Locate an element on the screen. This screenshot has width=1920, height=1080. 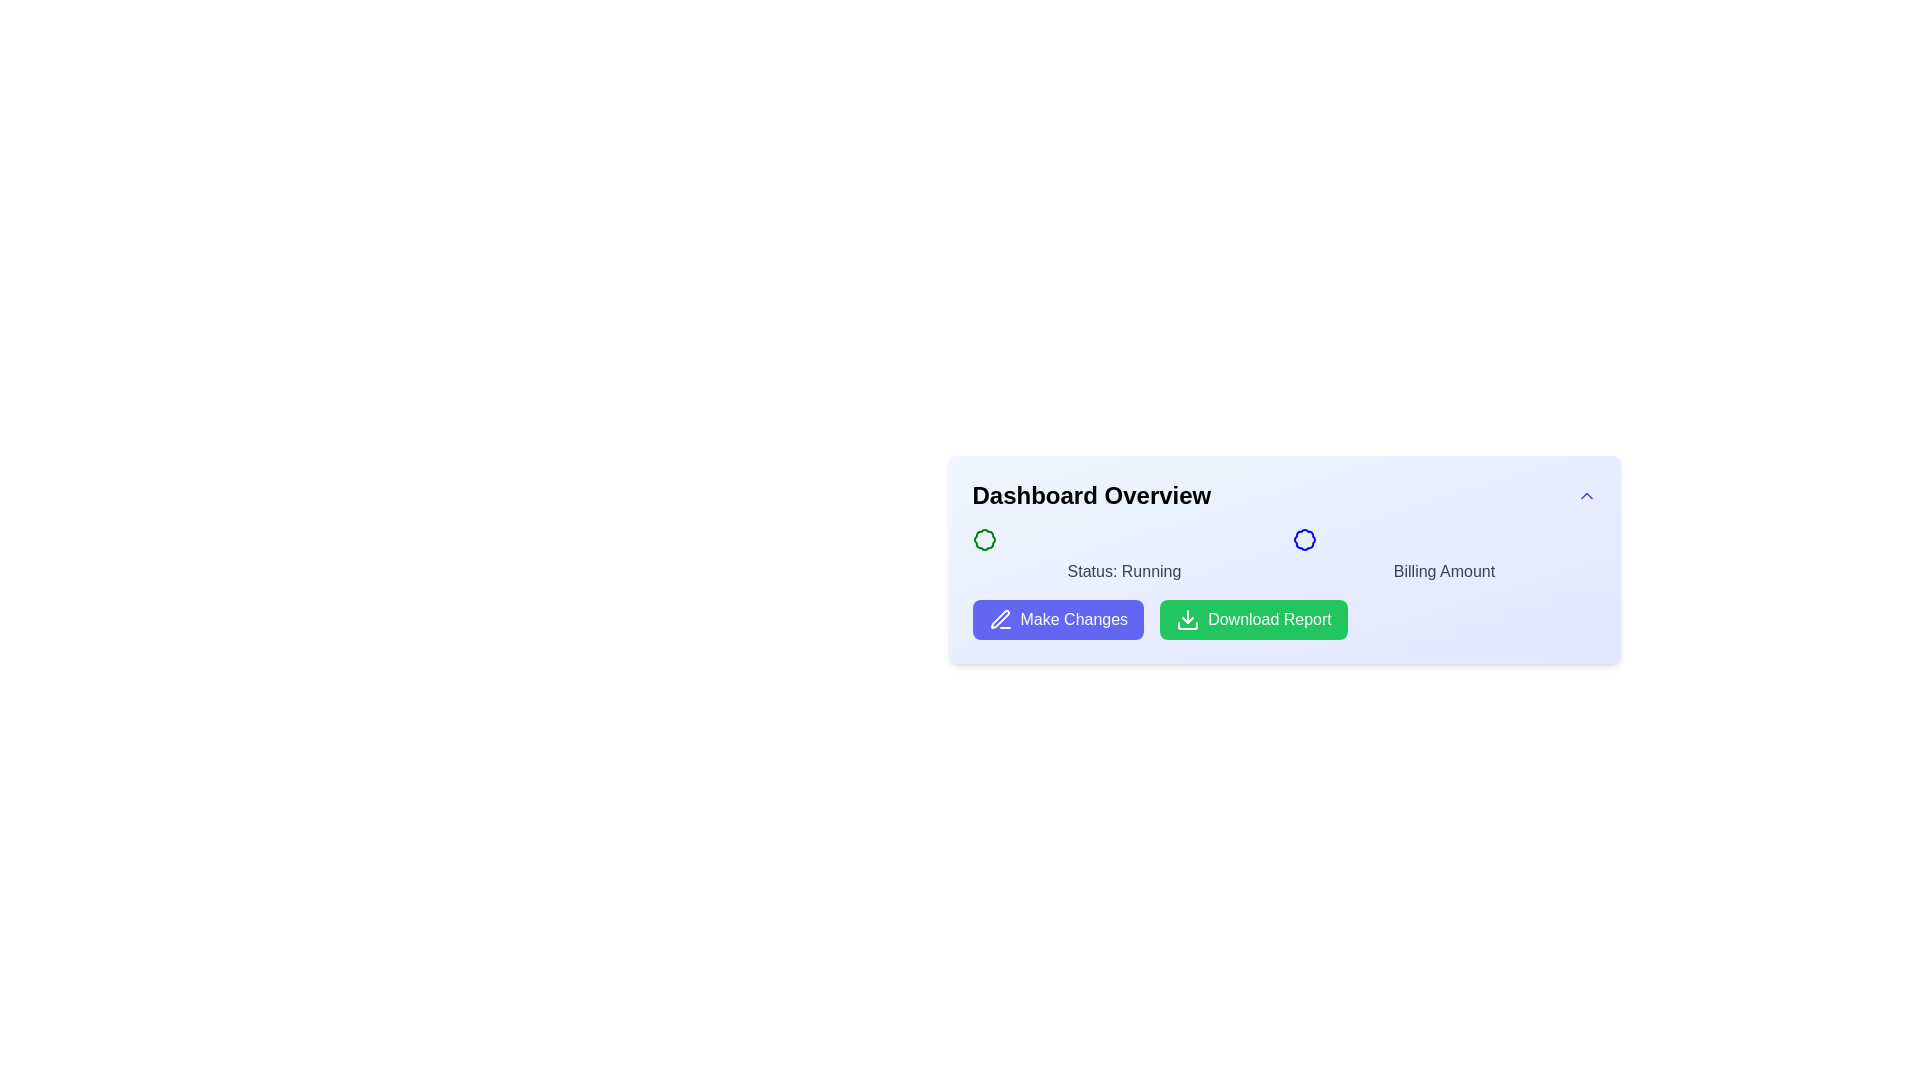
the editing icon is located at coordinates (999, 619).